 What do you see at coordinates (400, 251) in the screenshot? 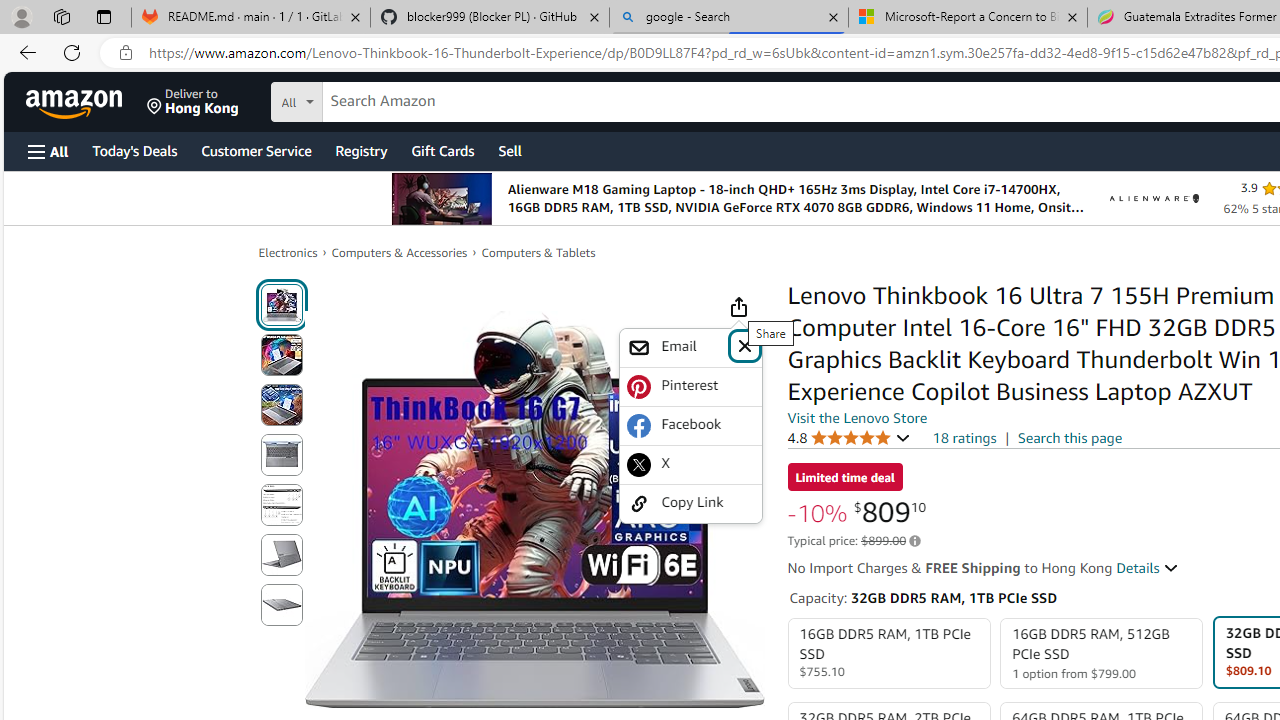
I see `'Computers & Accessories'` at bounding box center [400, 251].